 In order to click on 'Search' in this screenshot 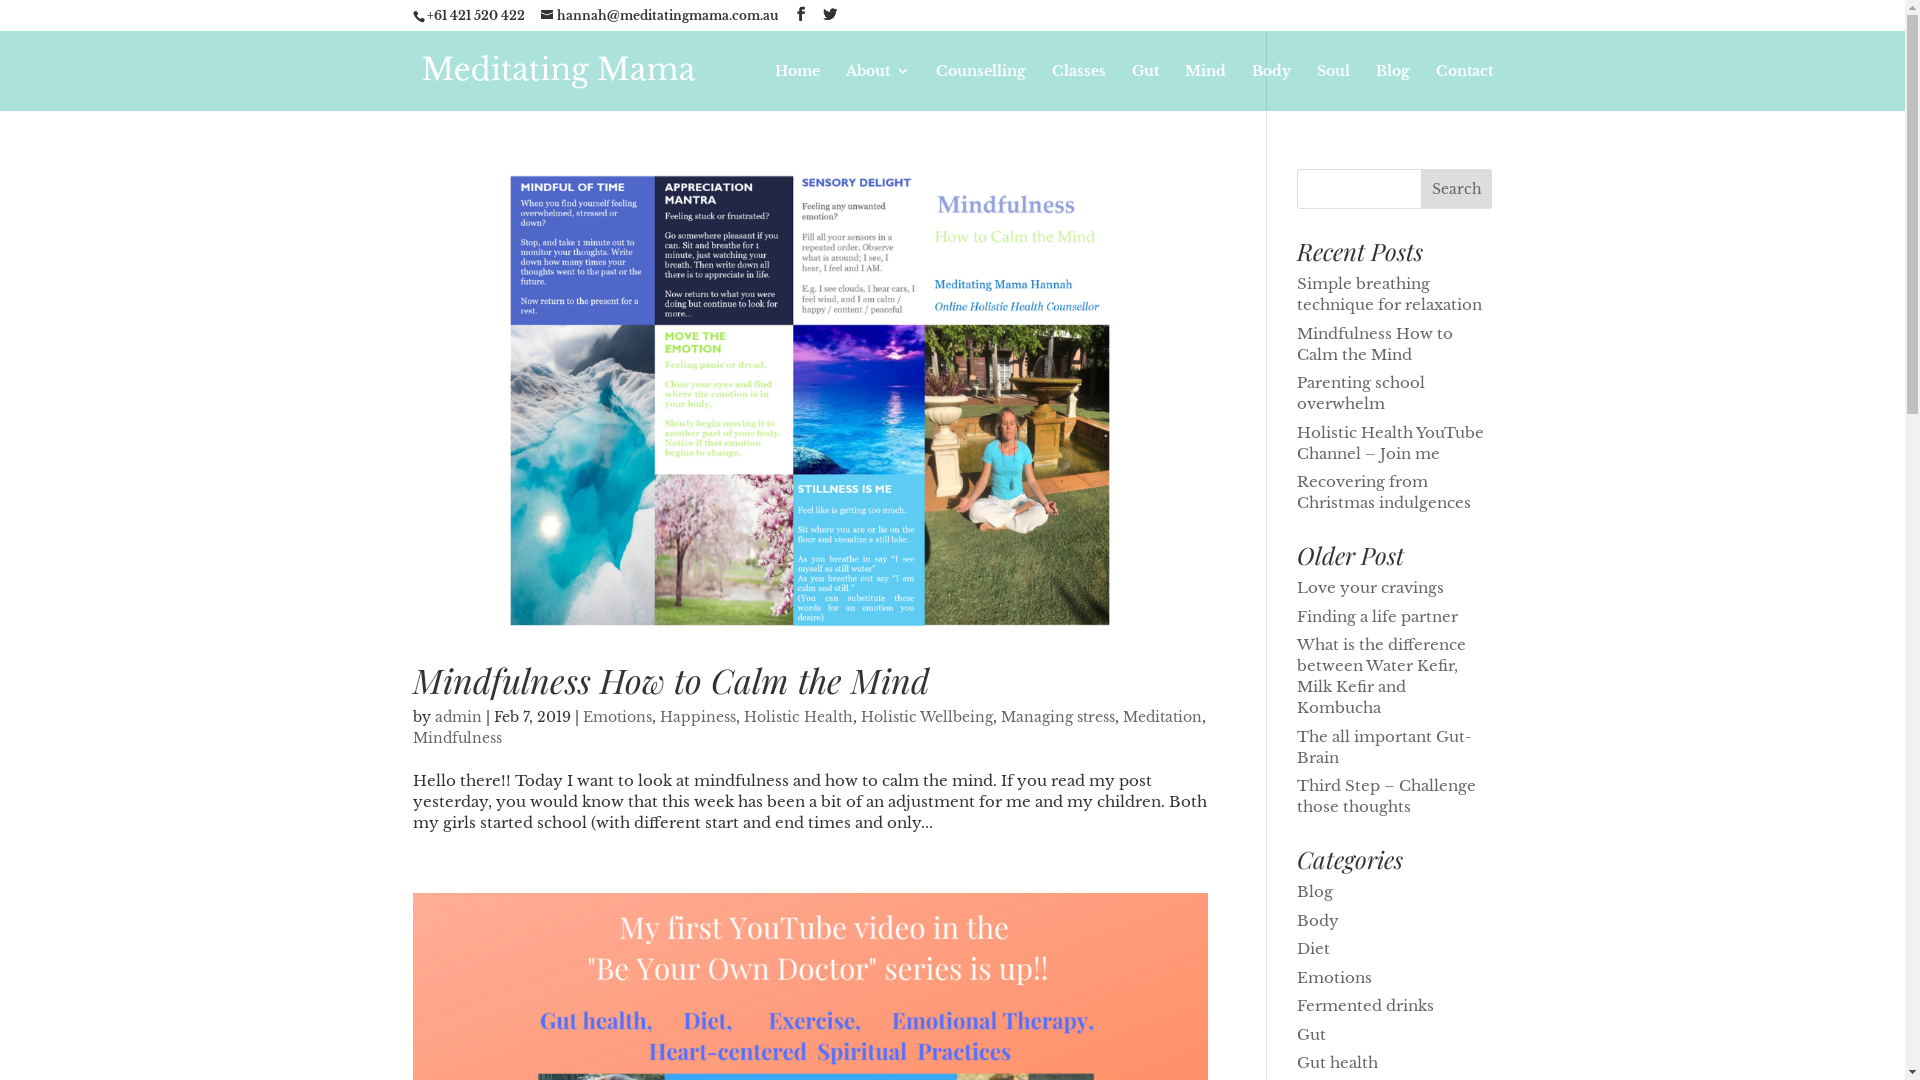, I will do `click(1457, 189)`.